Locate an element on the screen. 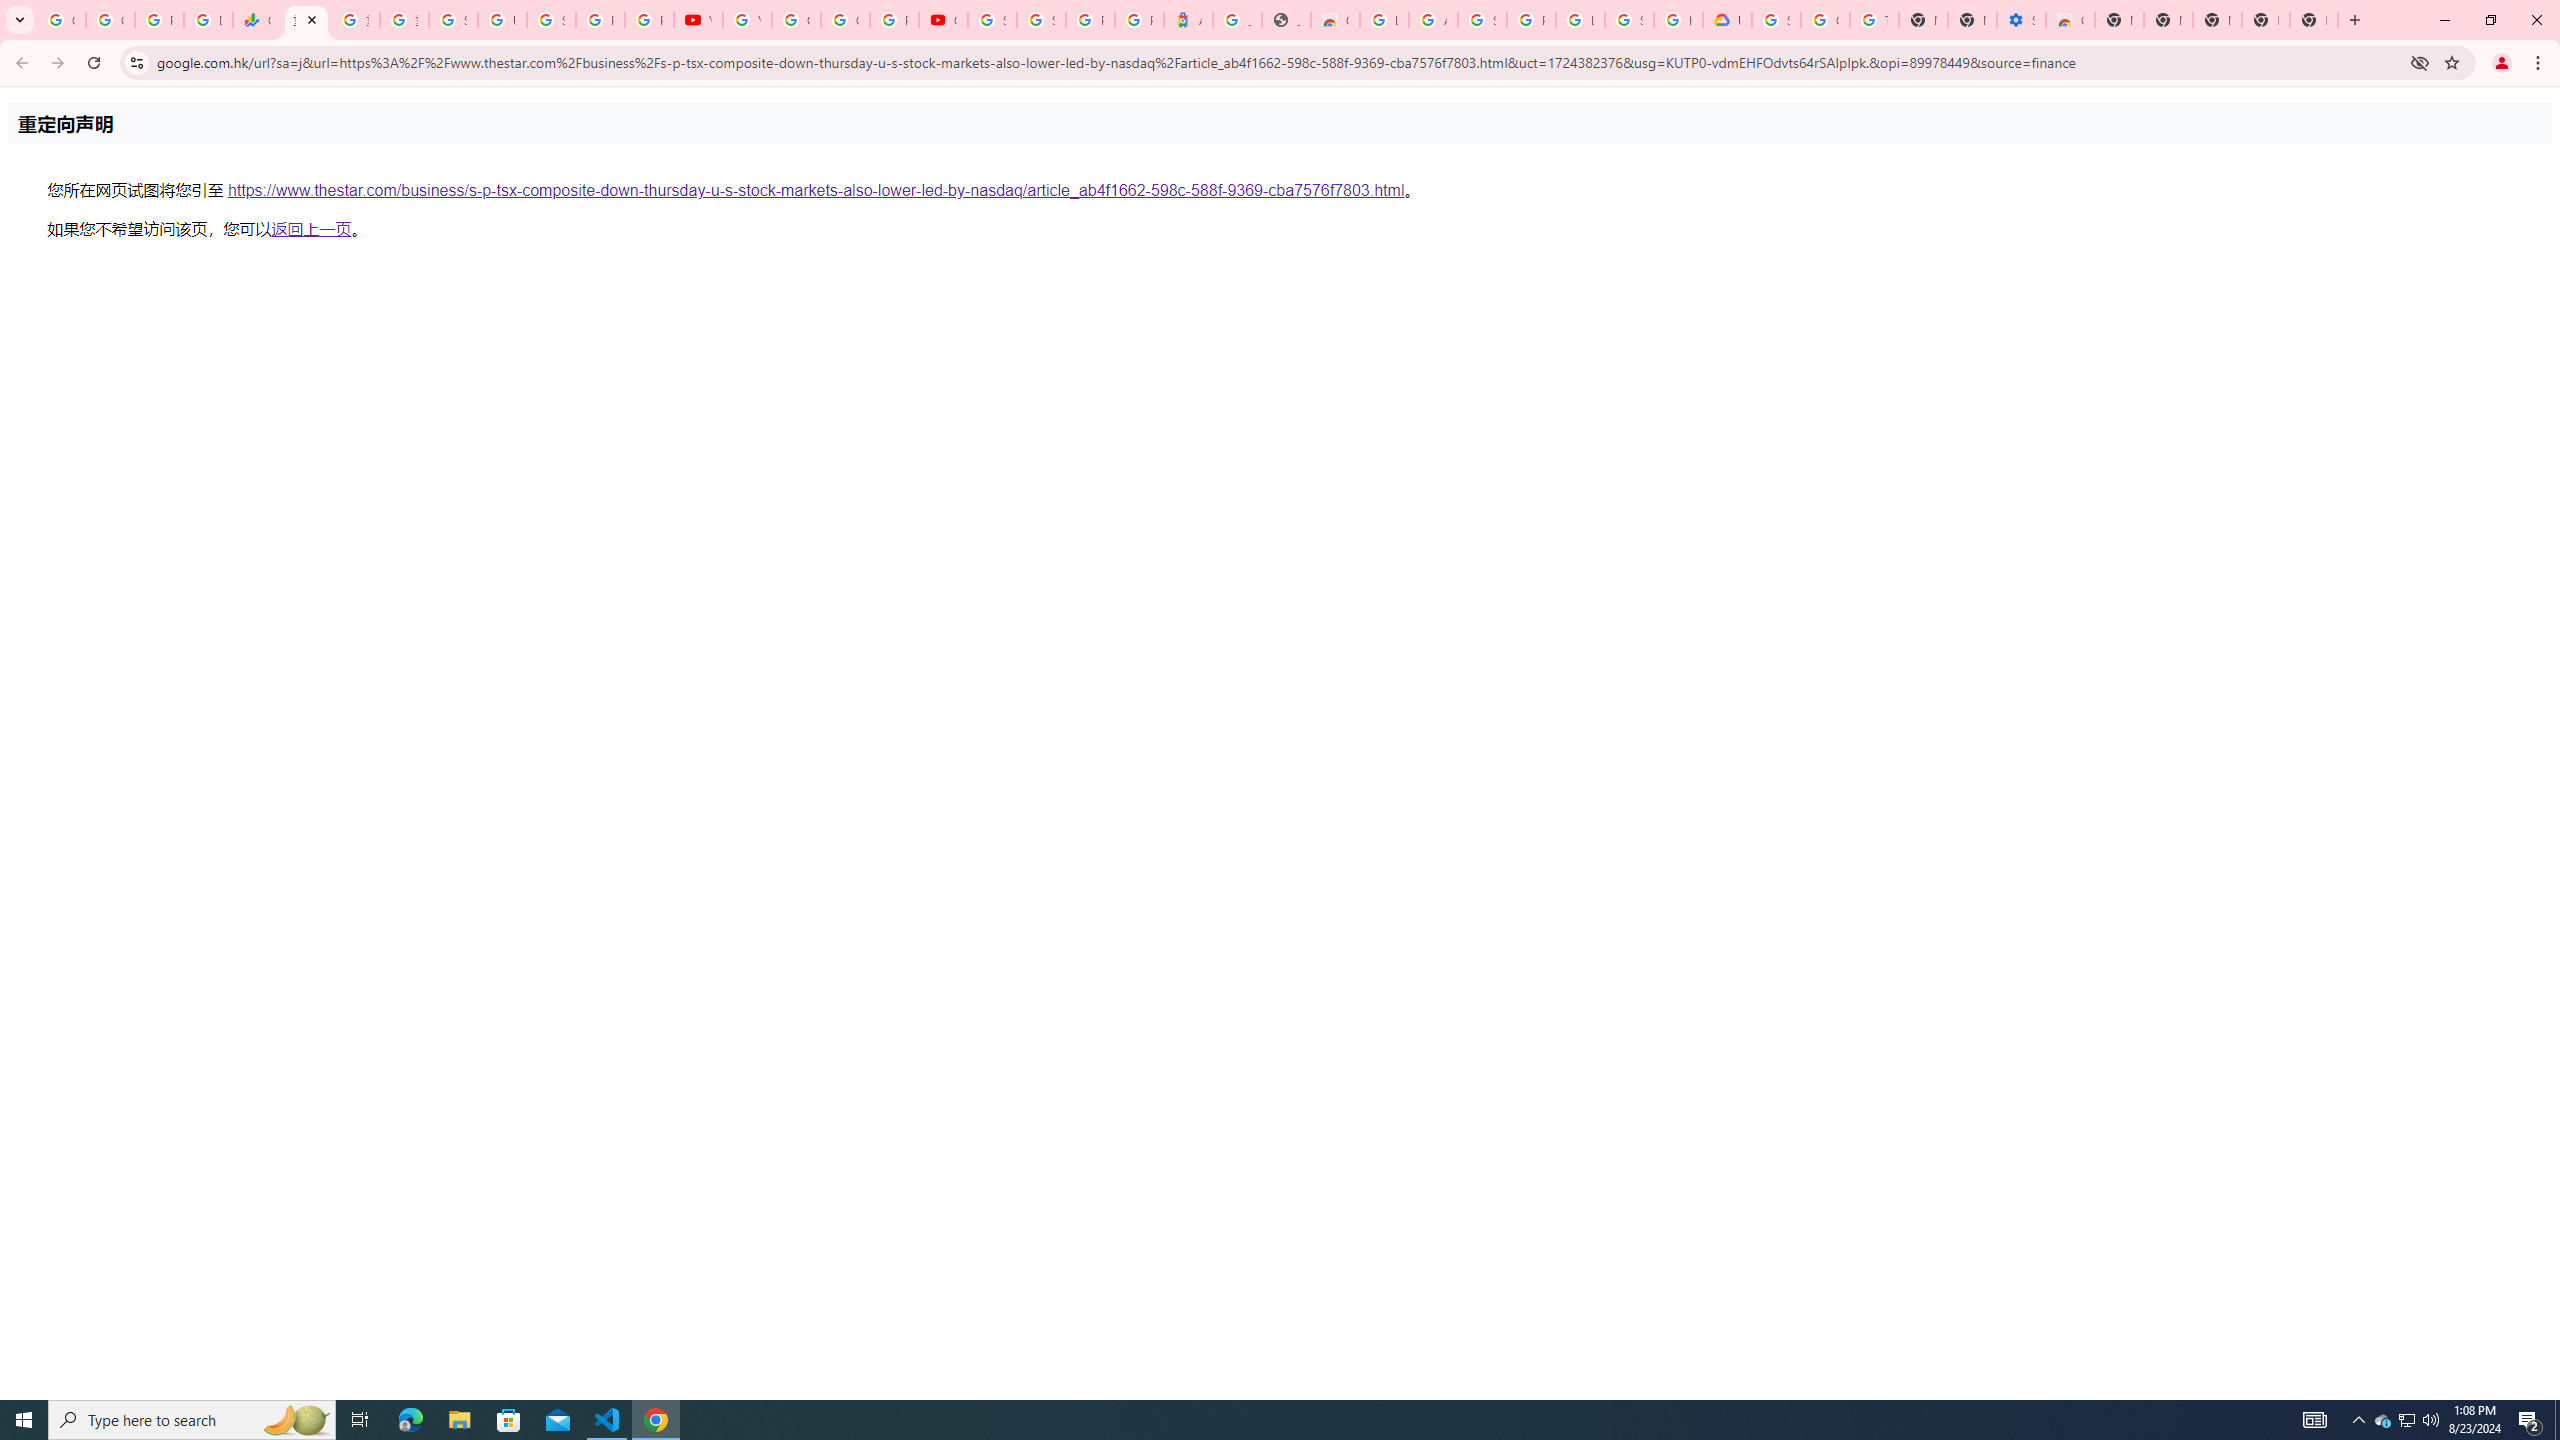 This screenshot has height=1440, width=2560. 'Settings - Accessibility' is located at coordinates (2021, 19).